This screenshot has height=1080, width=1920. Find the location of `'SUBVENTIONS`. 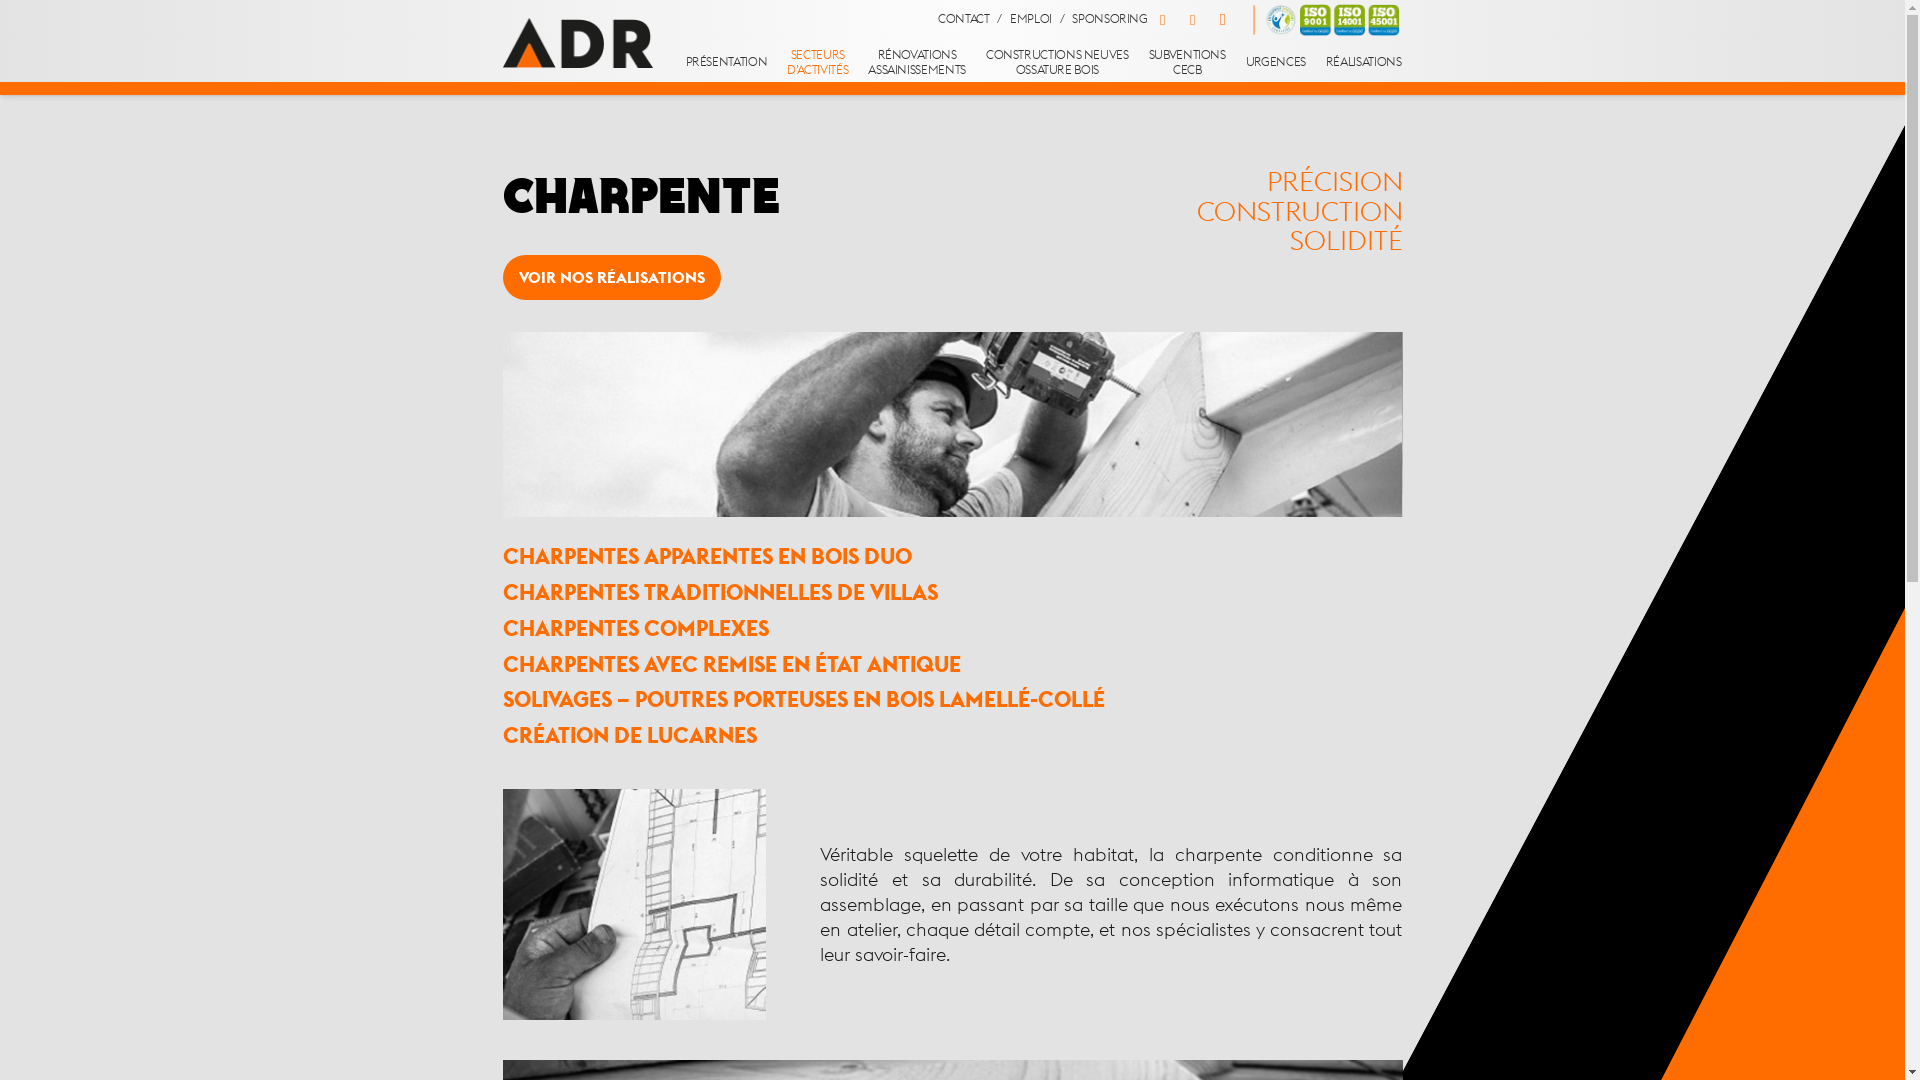

'SUBVENTIONS is located at coordinates (1187, 61).